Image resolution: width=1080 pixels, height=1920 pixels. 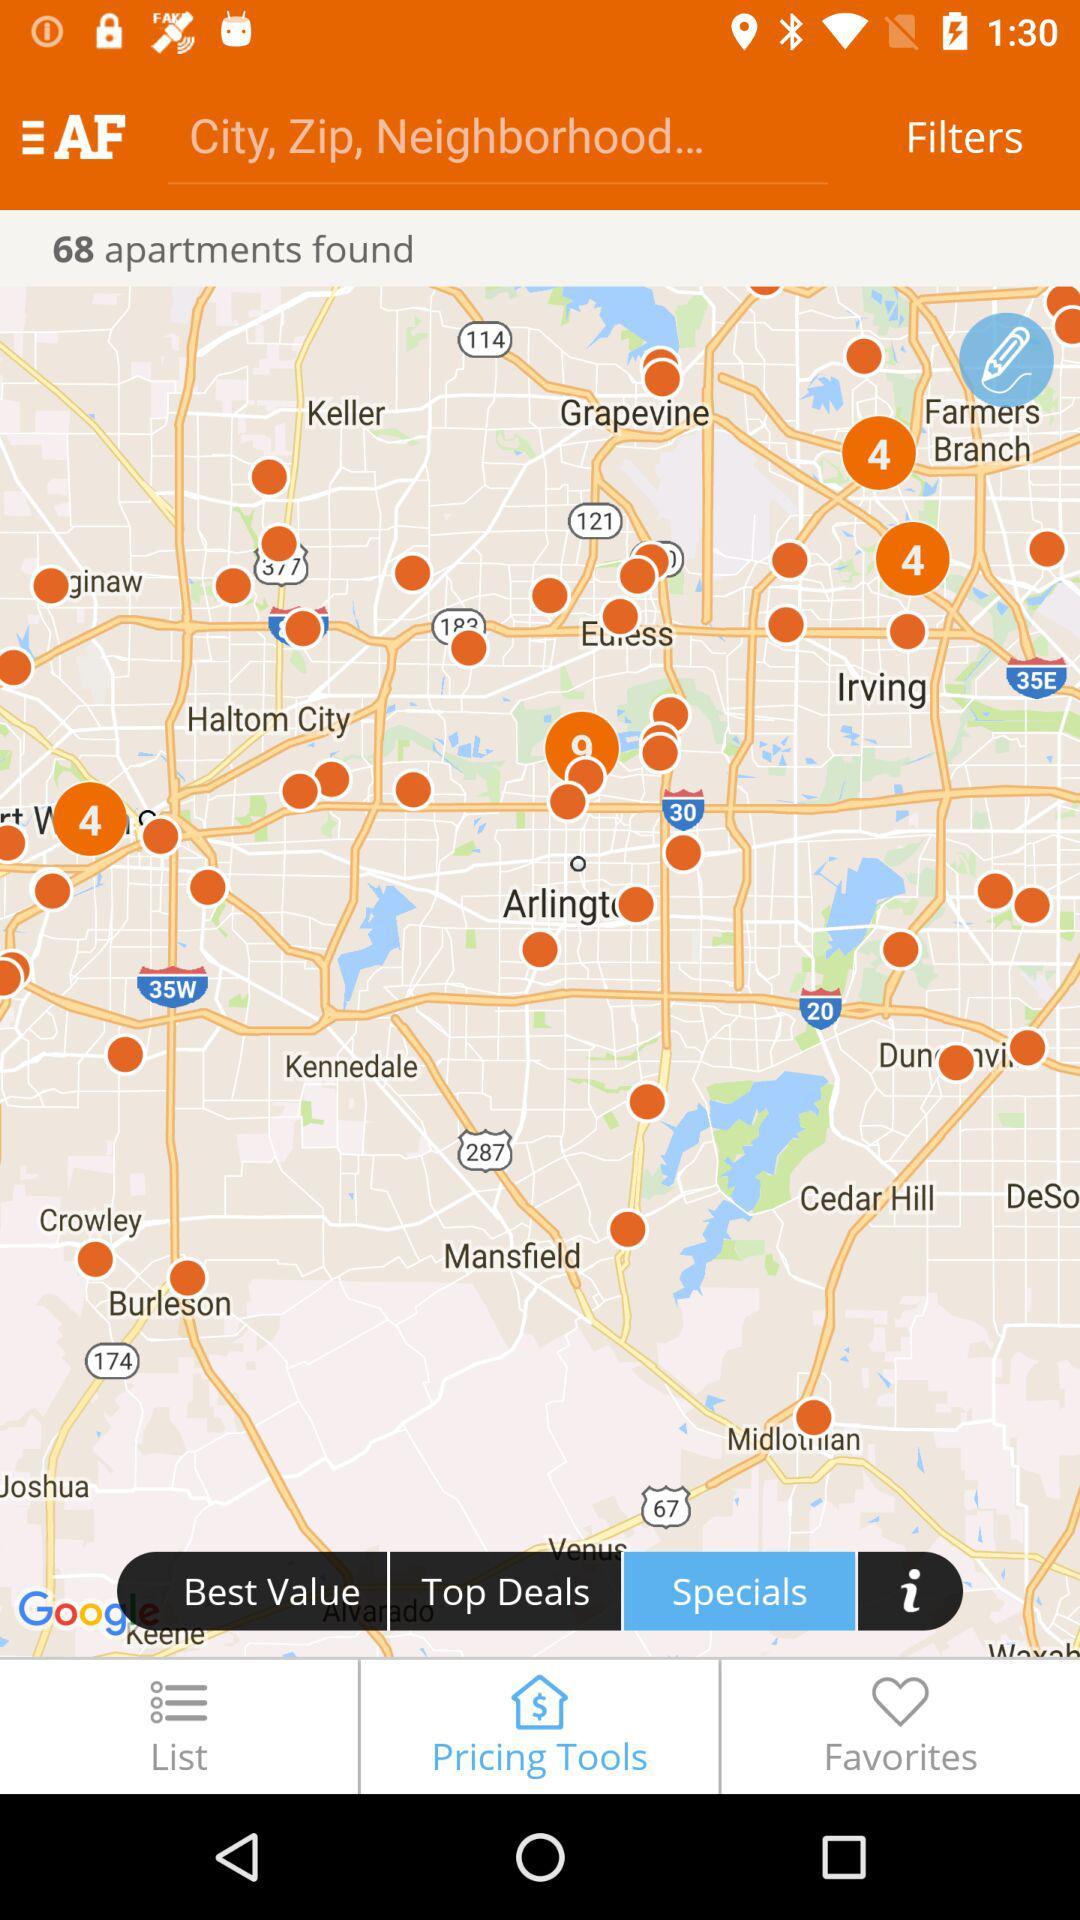 What do you see at coordinates (739, 1590) in the screenshot?
I see `specials icon` at bounding box center [739, 1590].